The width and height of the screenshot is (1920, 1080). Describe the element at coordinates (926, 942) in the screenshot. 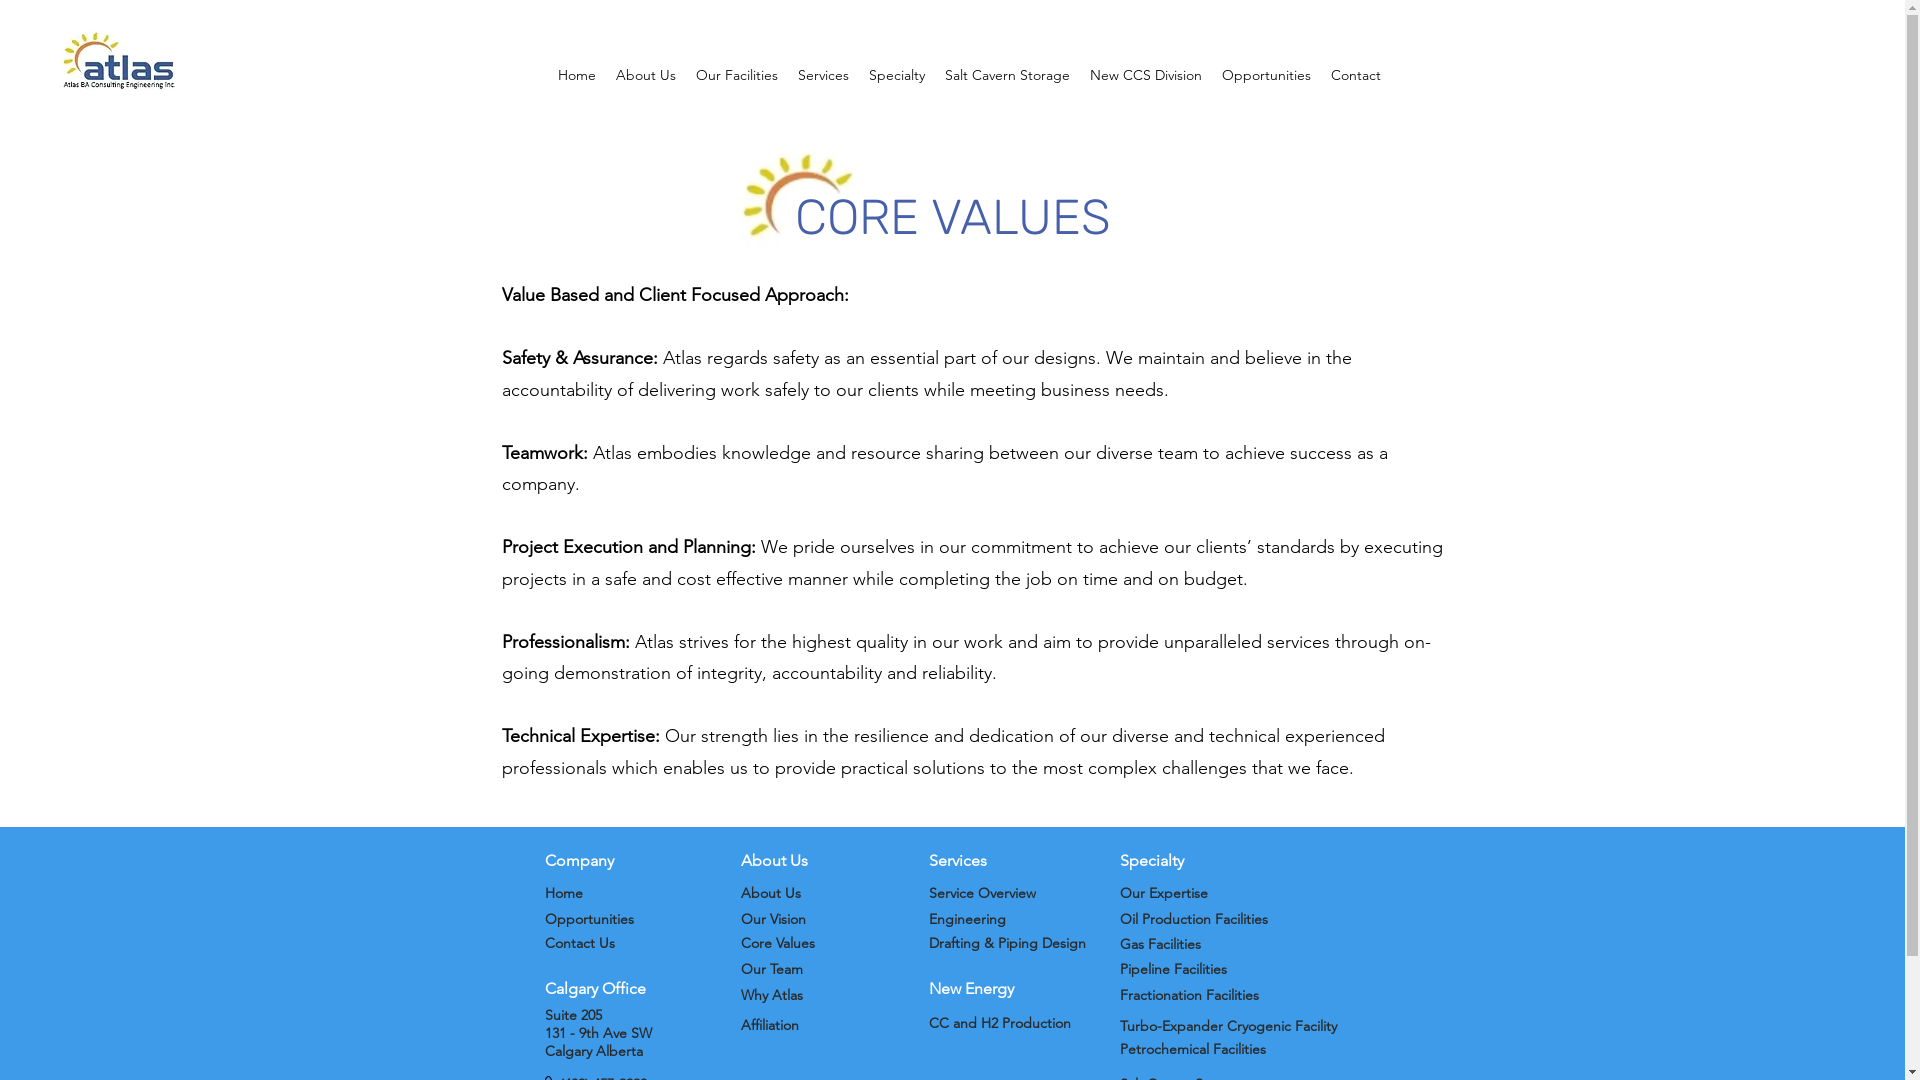

I see `'Drafting & Piping Design '` at that location.